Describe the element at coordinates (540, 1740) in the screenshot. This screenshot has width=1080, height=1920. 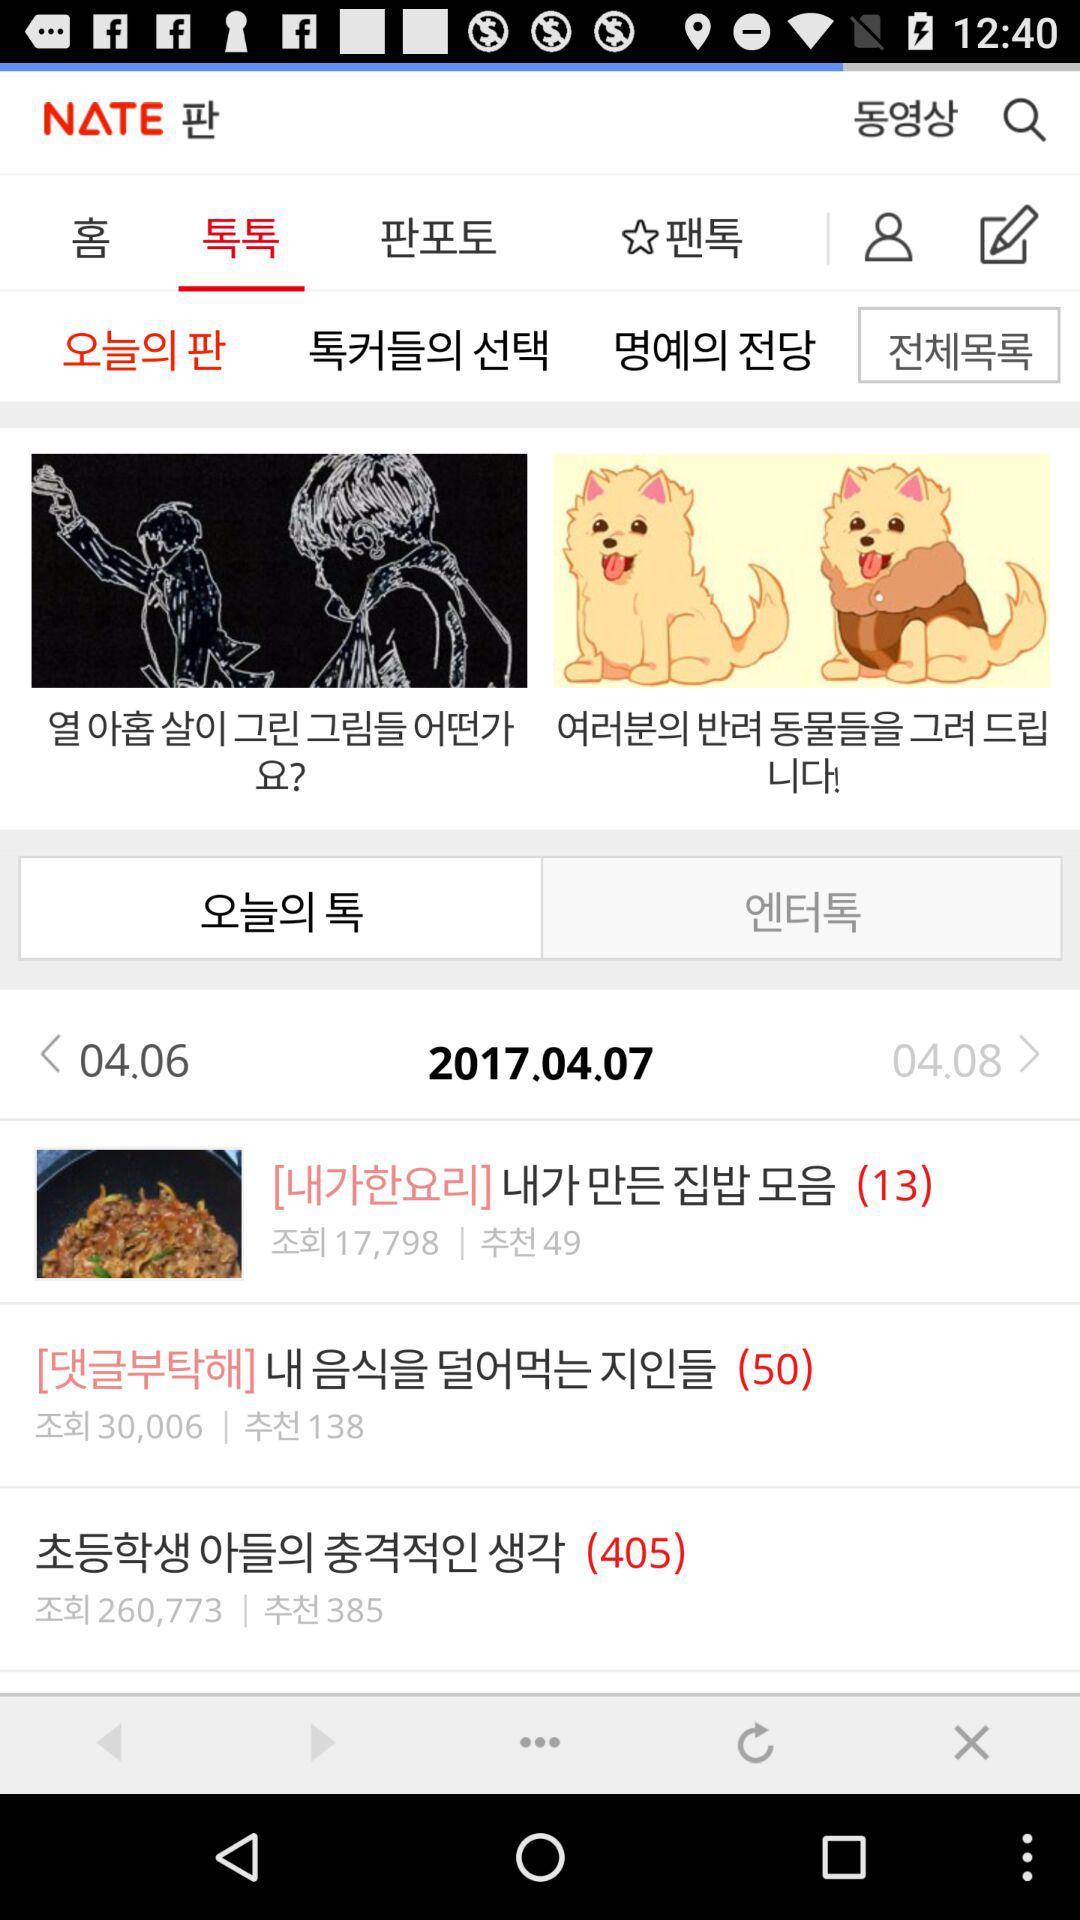
I see `close` at that location.